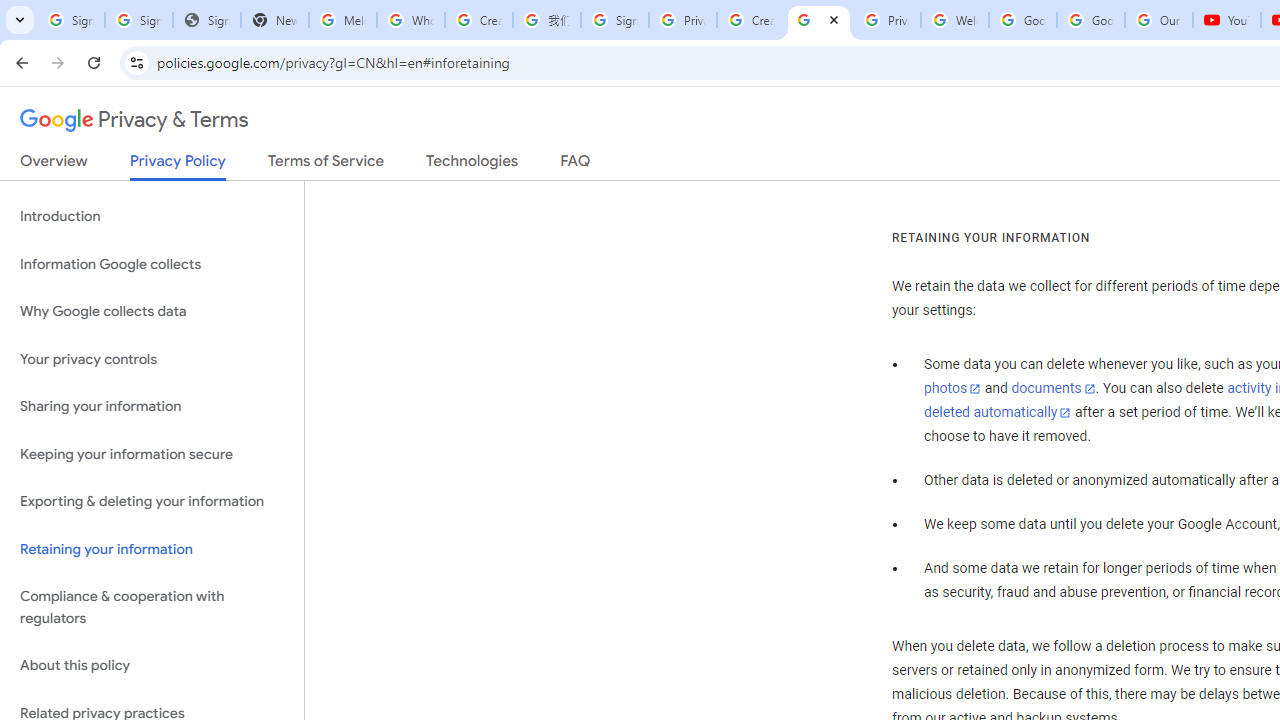 The image size is (1280, 720). Describe the element at coordinates (749, 20) in the screenshot. I see `'Create your Google Account'` at that location.